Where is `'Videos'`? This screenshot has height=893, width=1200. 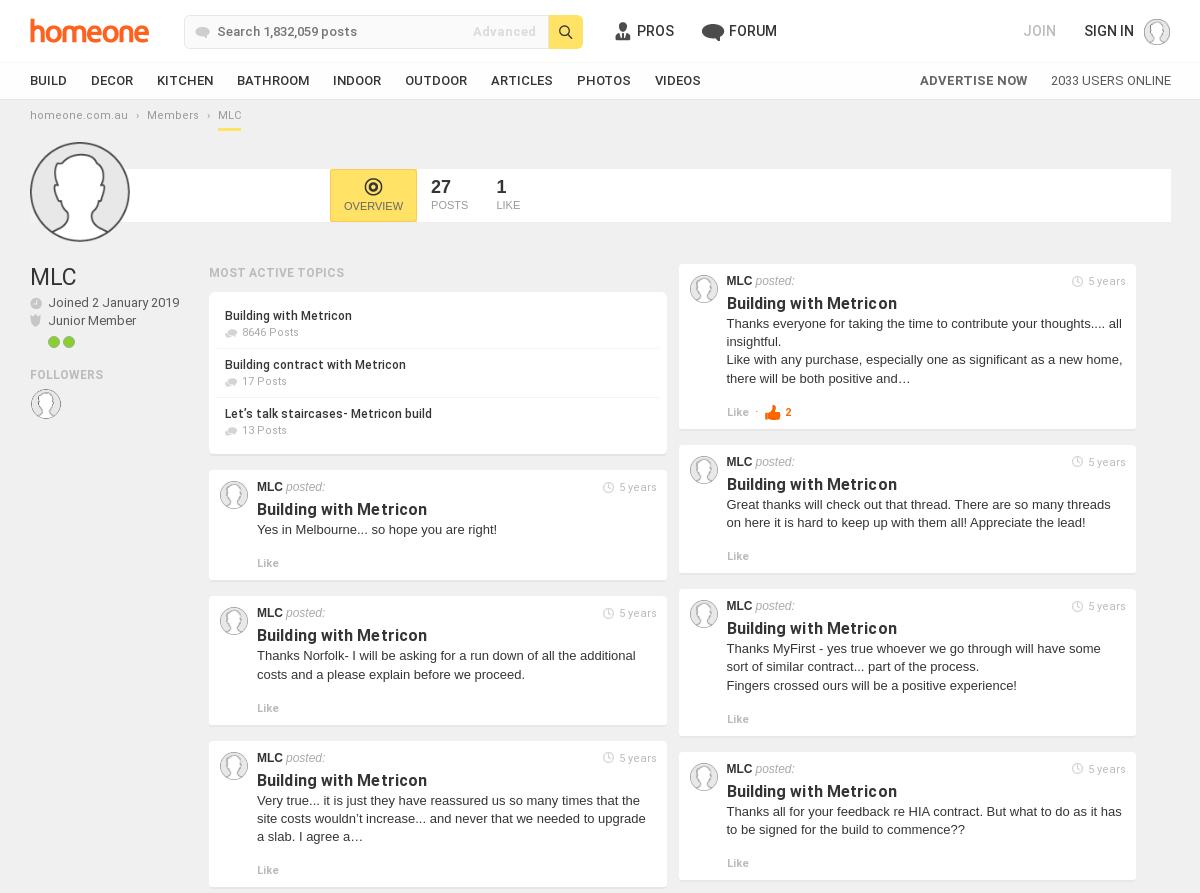
'Videos' is located at coordinates (654, 80).